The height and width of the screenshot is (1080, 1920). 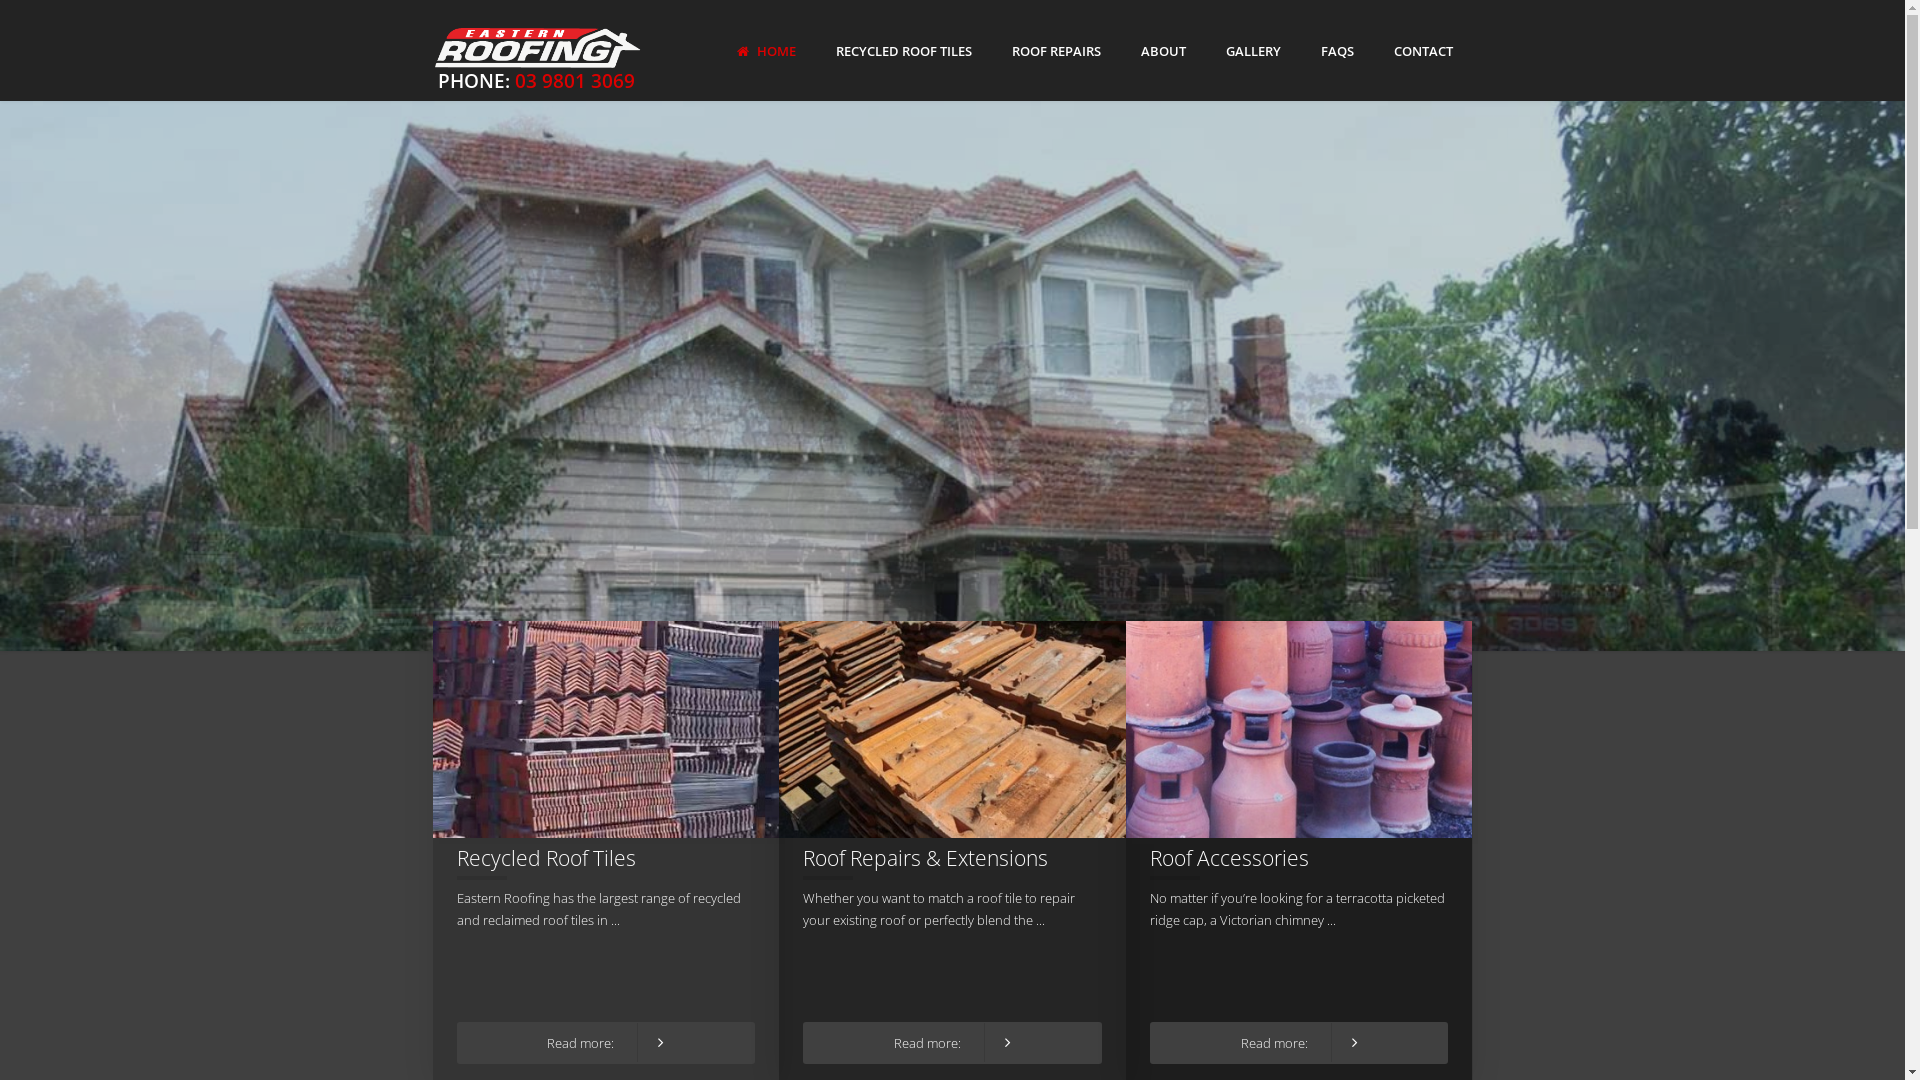 I want to click on 'Roof Repairs & Extensions', so click(x=924, y=856).